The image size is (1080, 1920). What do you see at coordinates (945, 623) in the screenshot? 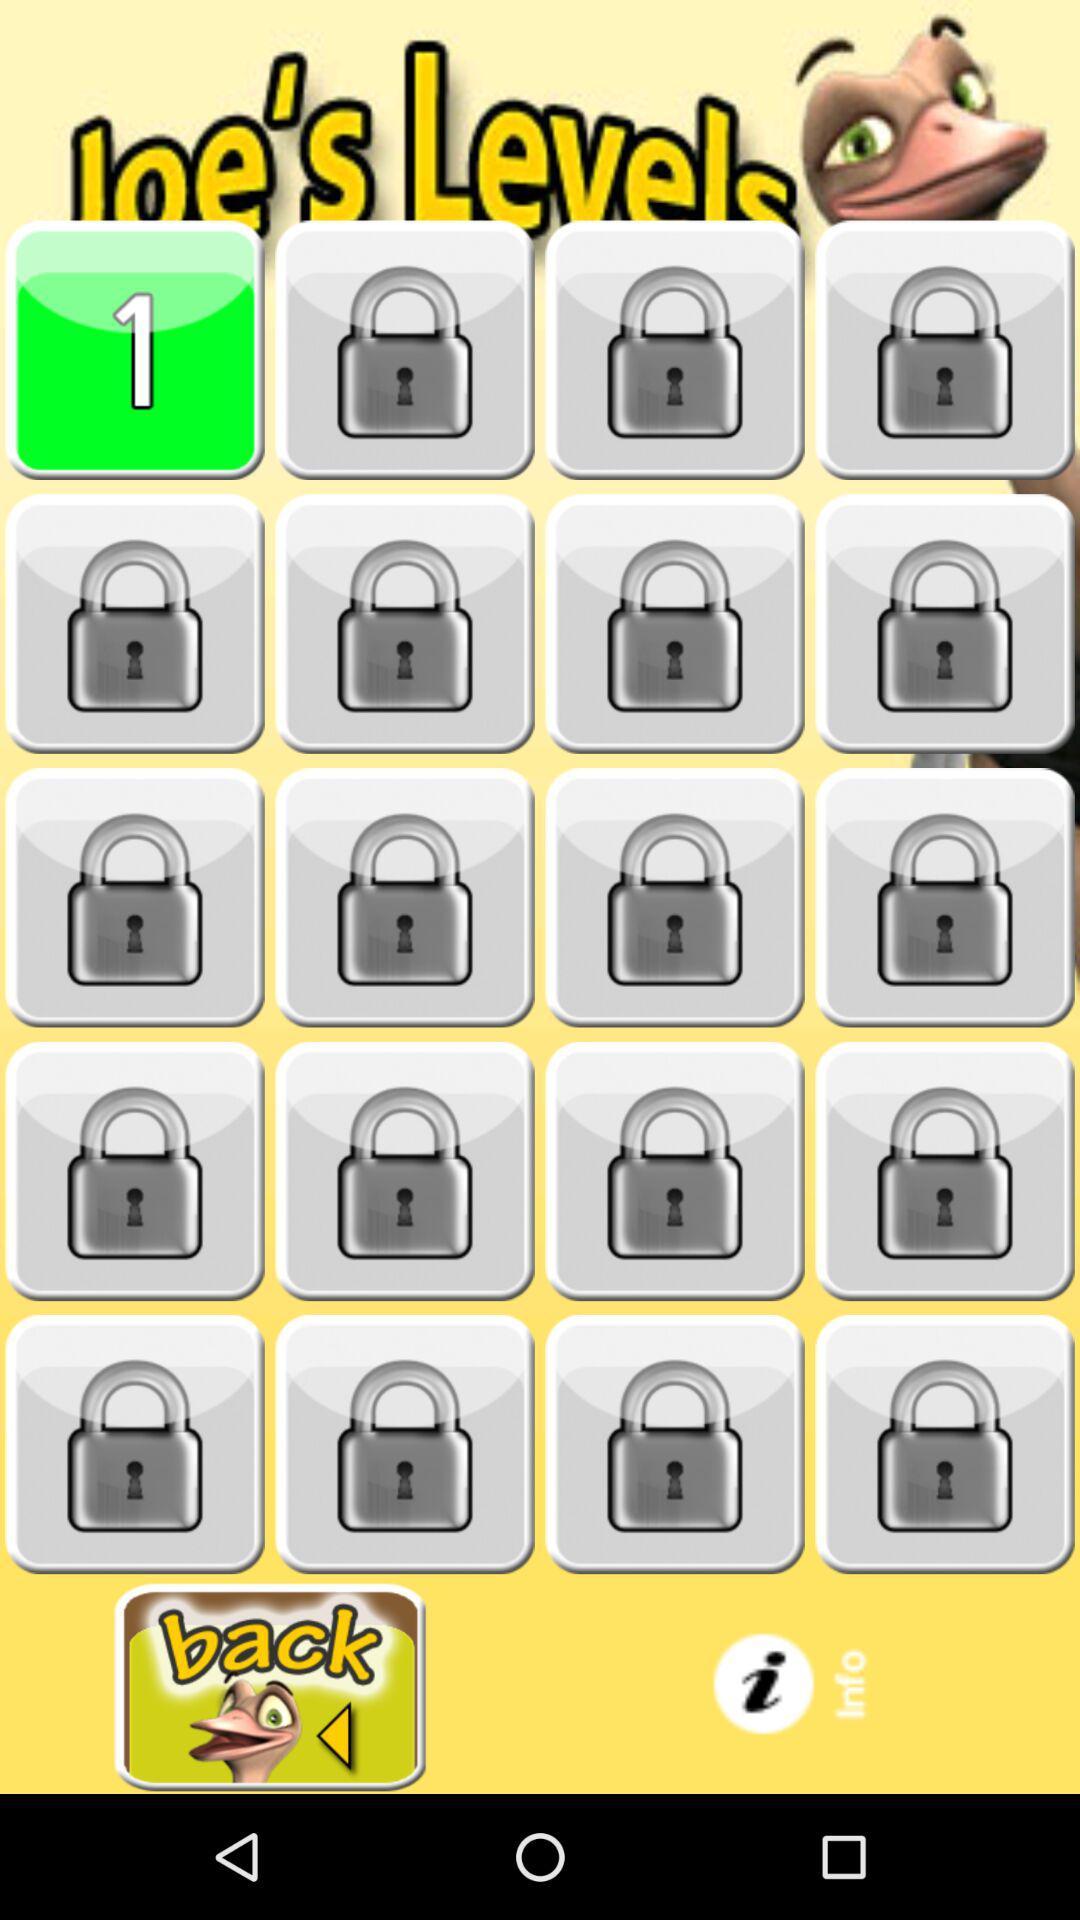
I see `level` at bounding box center [945, 623].